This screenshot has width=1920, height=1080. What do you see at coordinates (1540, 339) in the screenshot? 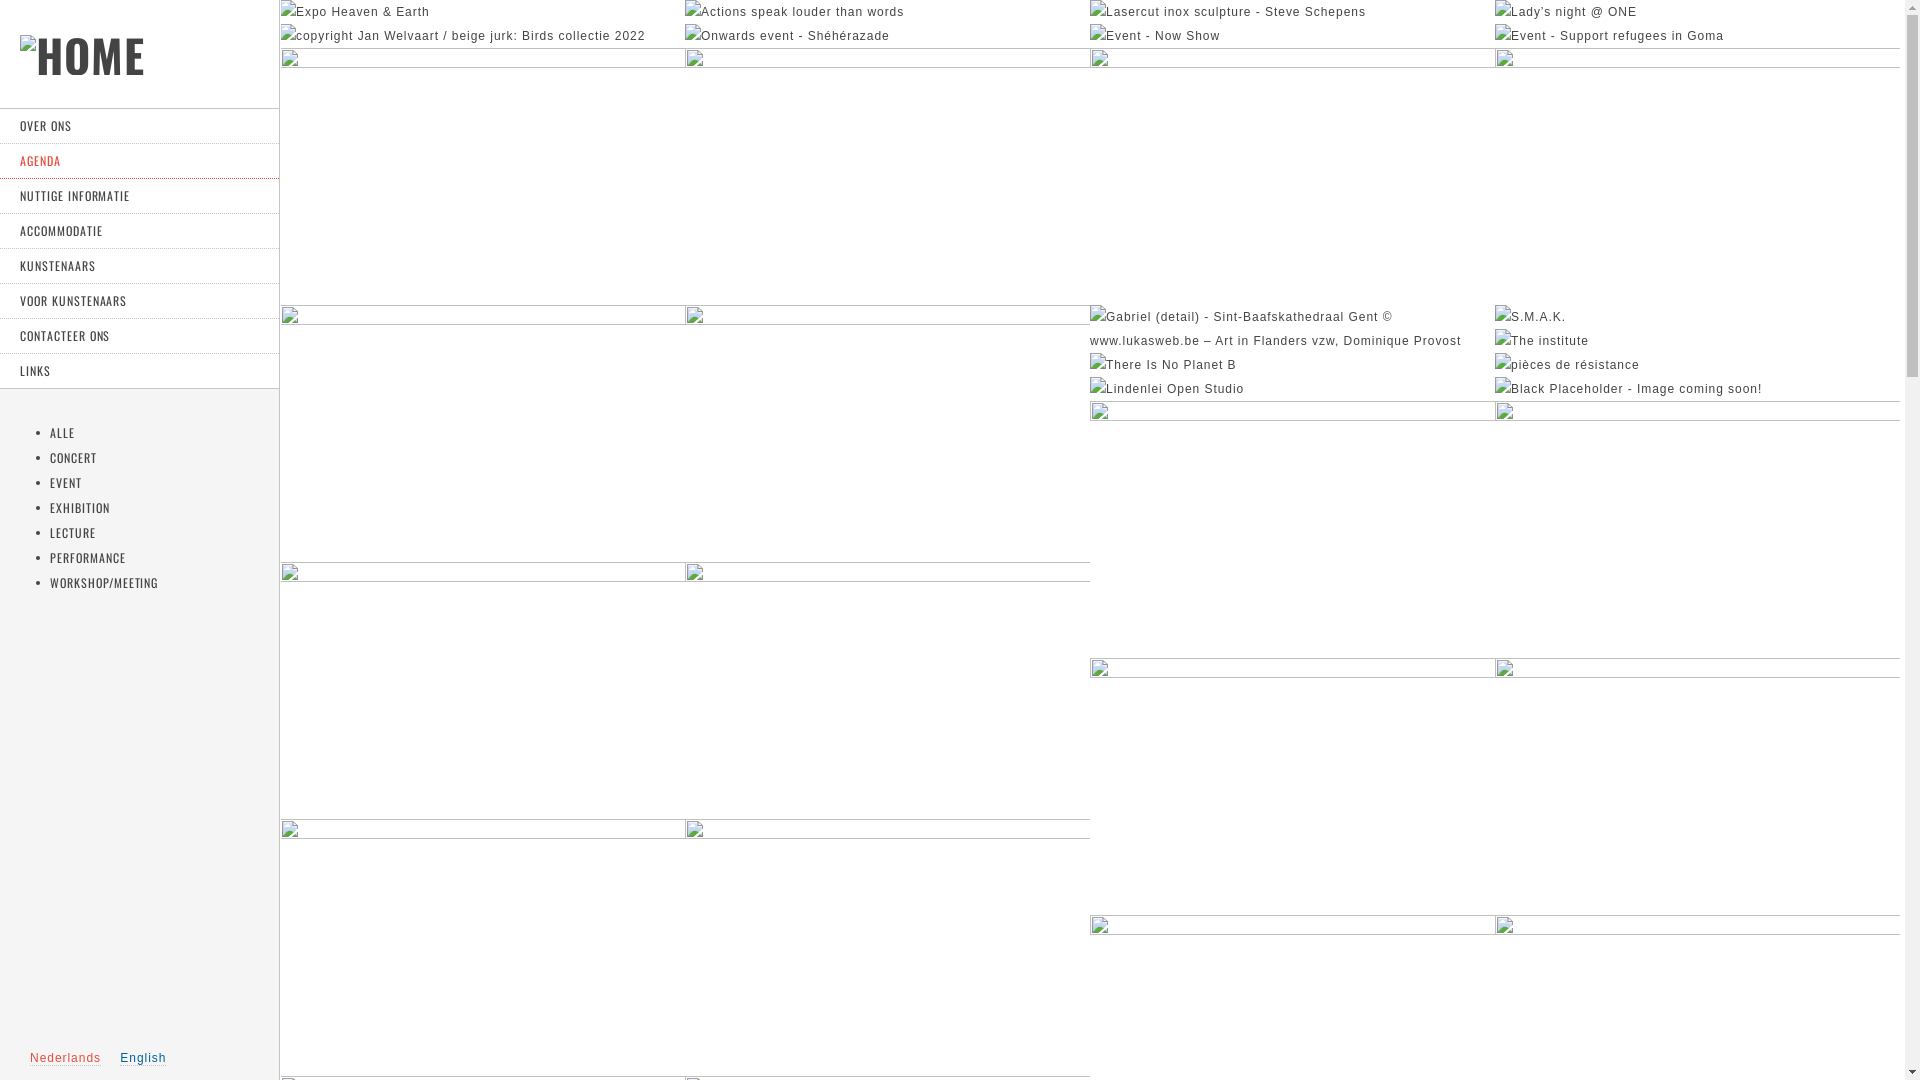
I see `'The institute'` at bounding box center [1540, 339].